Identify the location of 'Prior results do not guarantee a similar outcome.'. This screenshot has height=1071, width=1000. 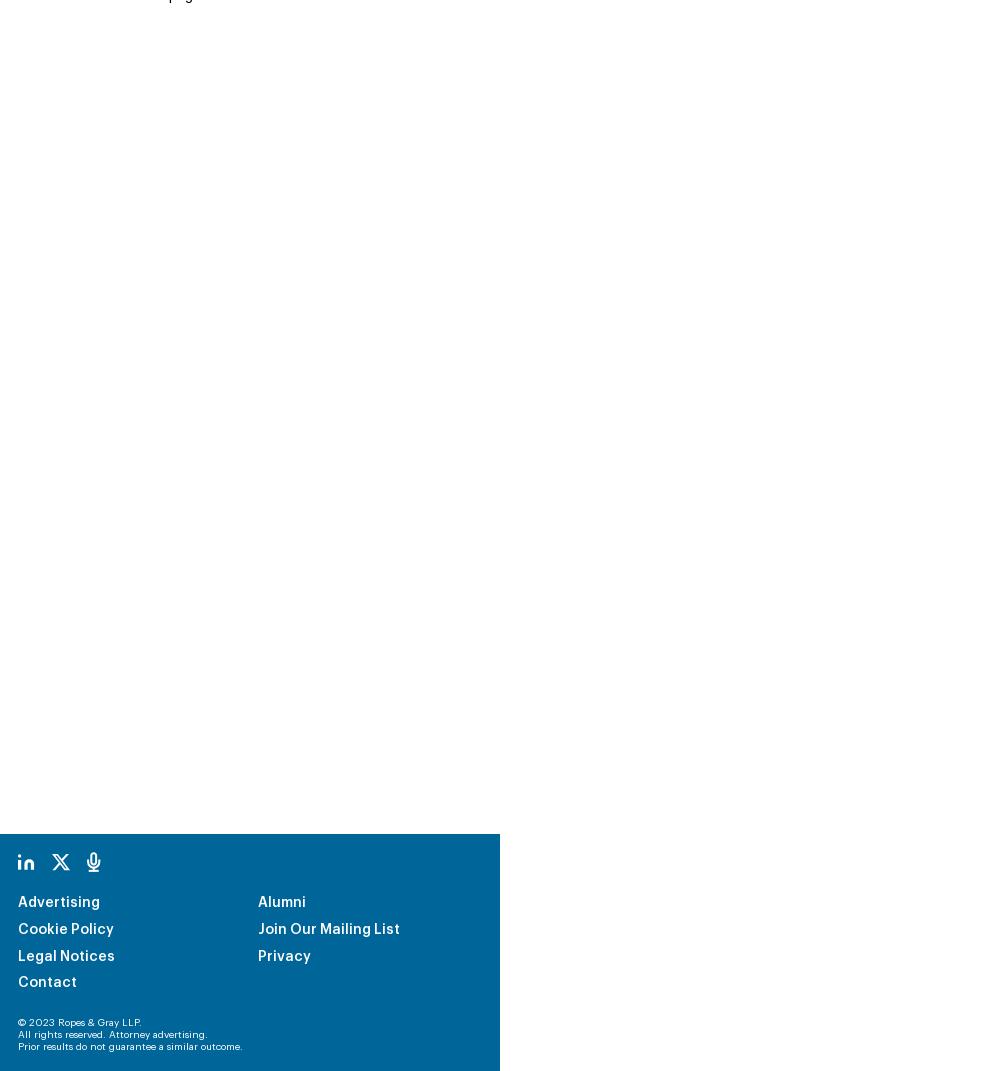
(130, 913).